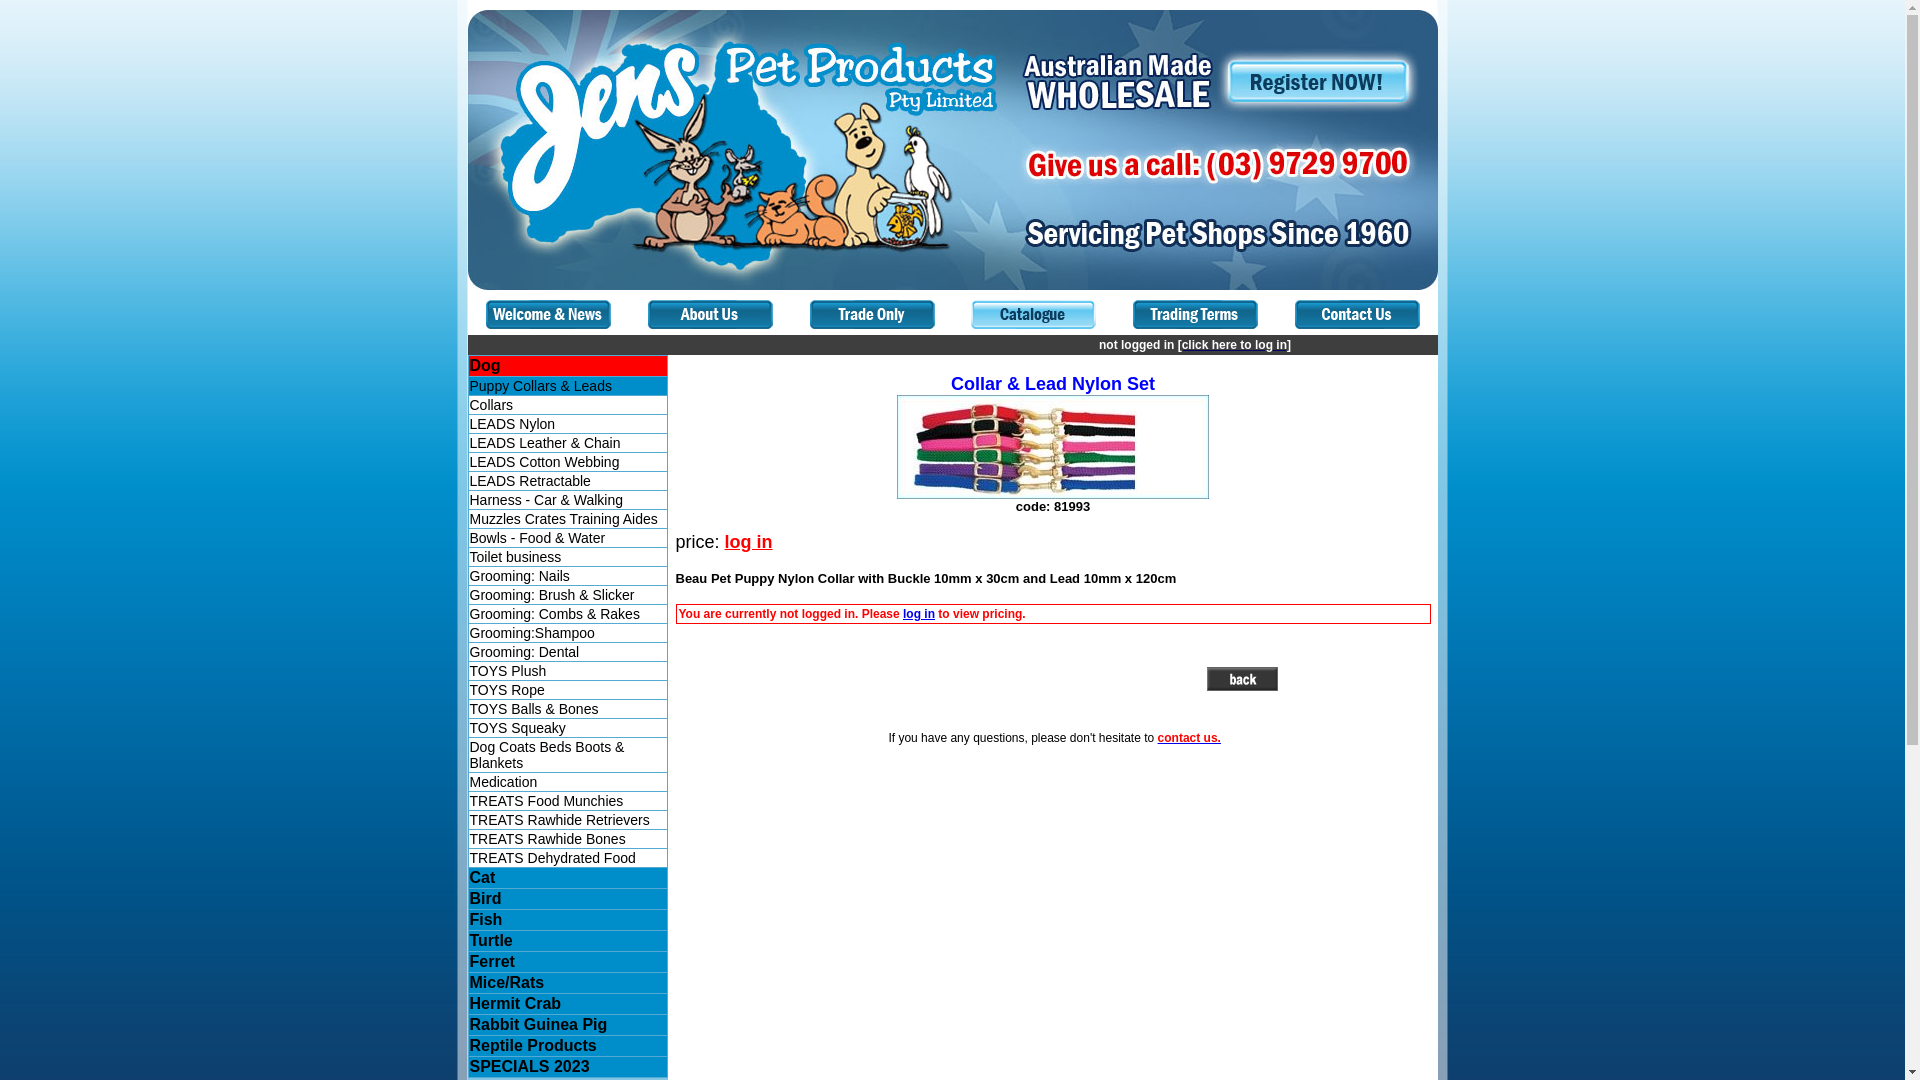 The height and width of the screenshot is (1080, 1920). Describe the element at coordinates (552, 856) in the screenshot. I see `'TREATS Dehydrated Food'` at that location.